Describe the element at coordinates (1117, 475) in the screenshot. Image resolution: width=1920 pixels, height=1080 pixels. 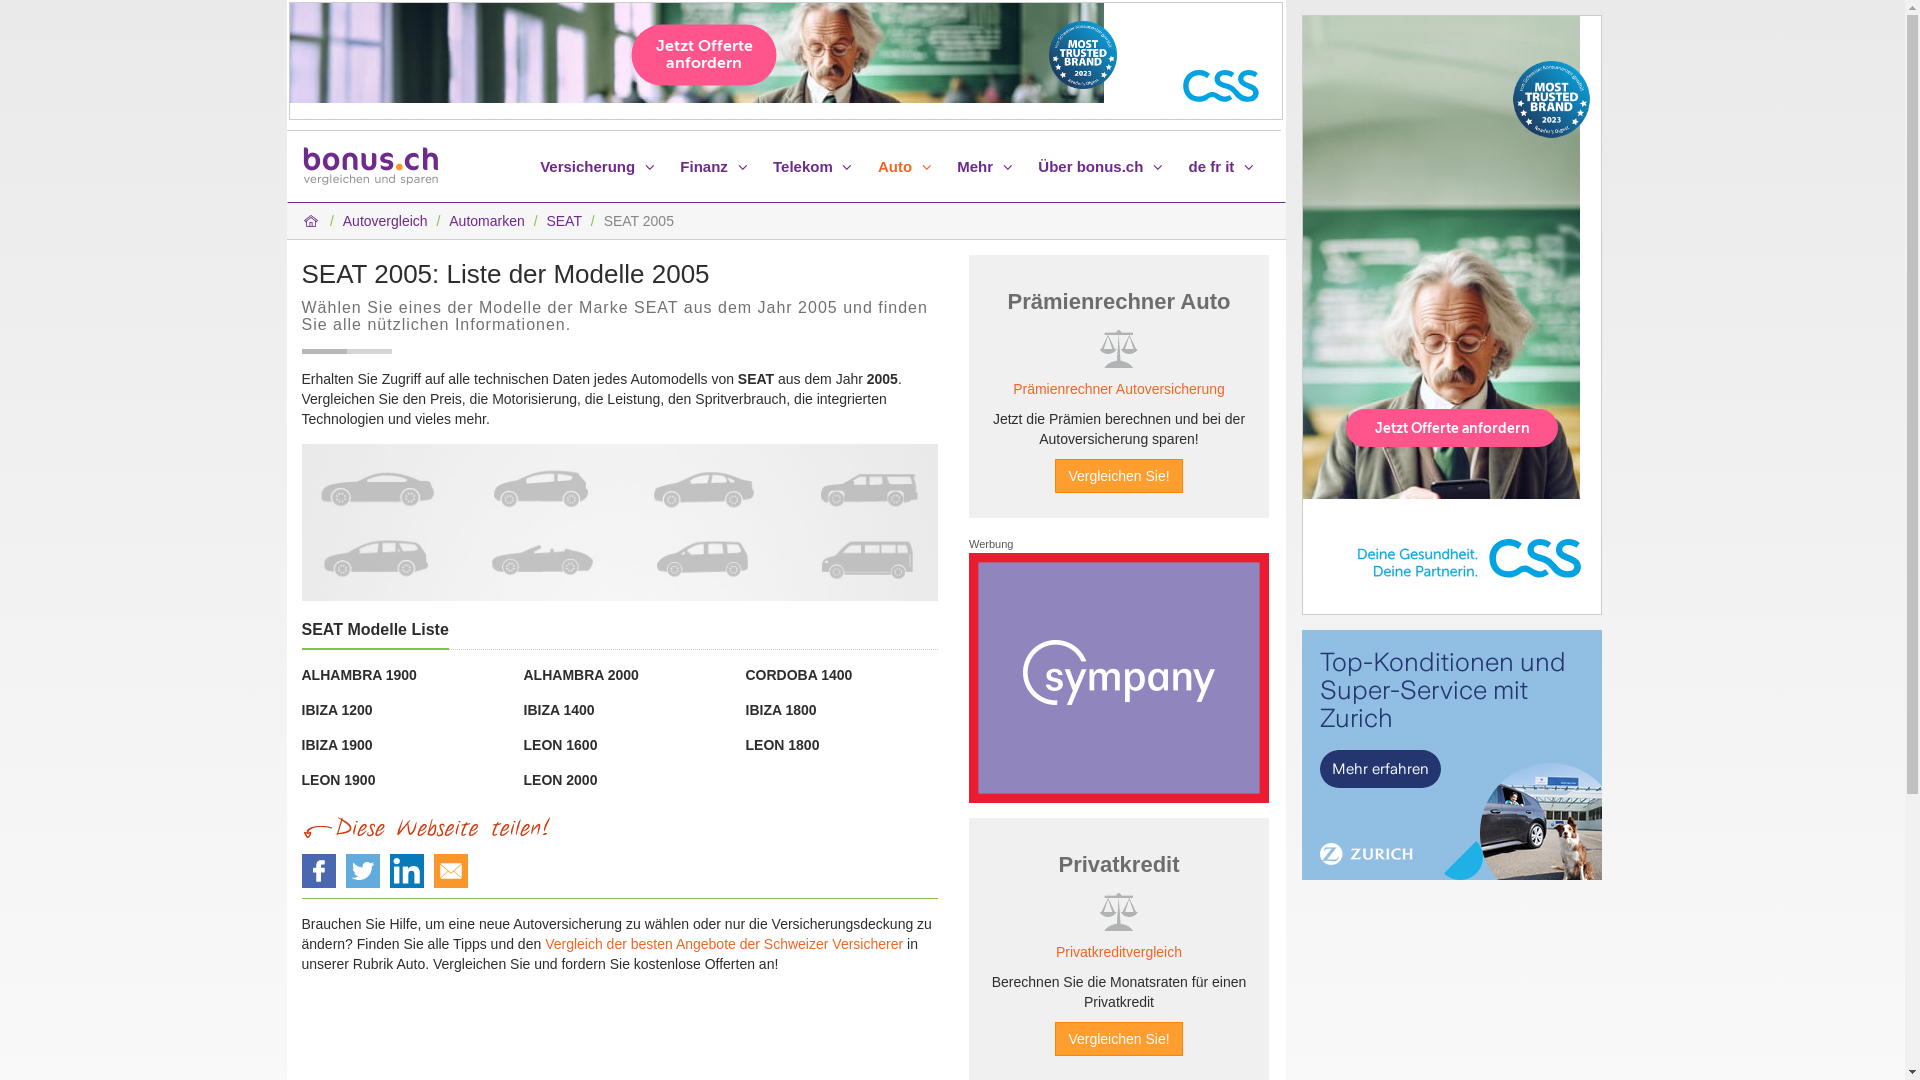
I see `'Vergleichen Sie!'` at that location.